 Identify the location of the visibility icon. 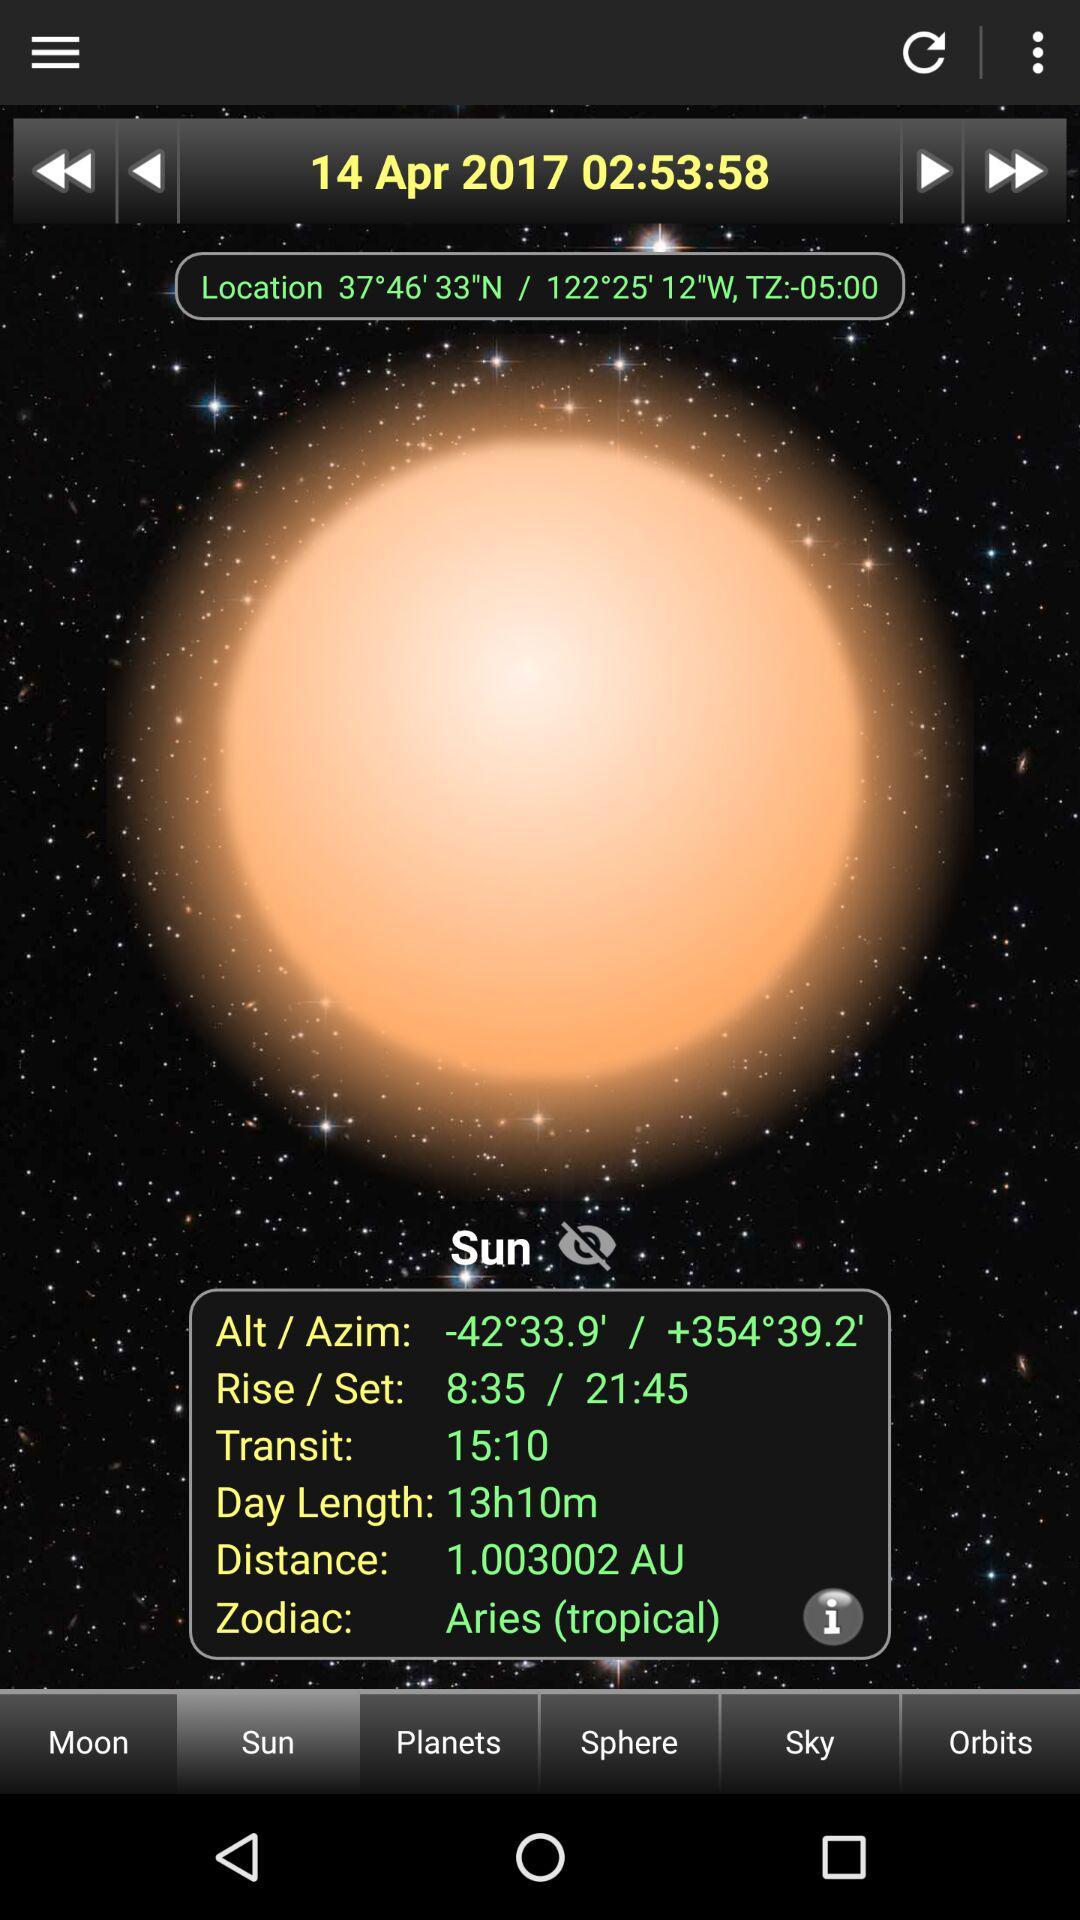
(586, 1243).